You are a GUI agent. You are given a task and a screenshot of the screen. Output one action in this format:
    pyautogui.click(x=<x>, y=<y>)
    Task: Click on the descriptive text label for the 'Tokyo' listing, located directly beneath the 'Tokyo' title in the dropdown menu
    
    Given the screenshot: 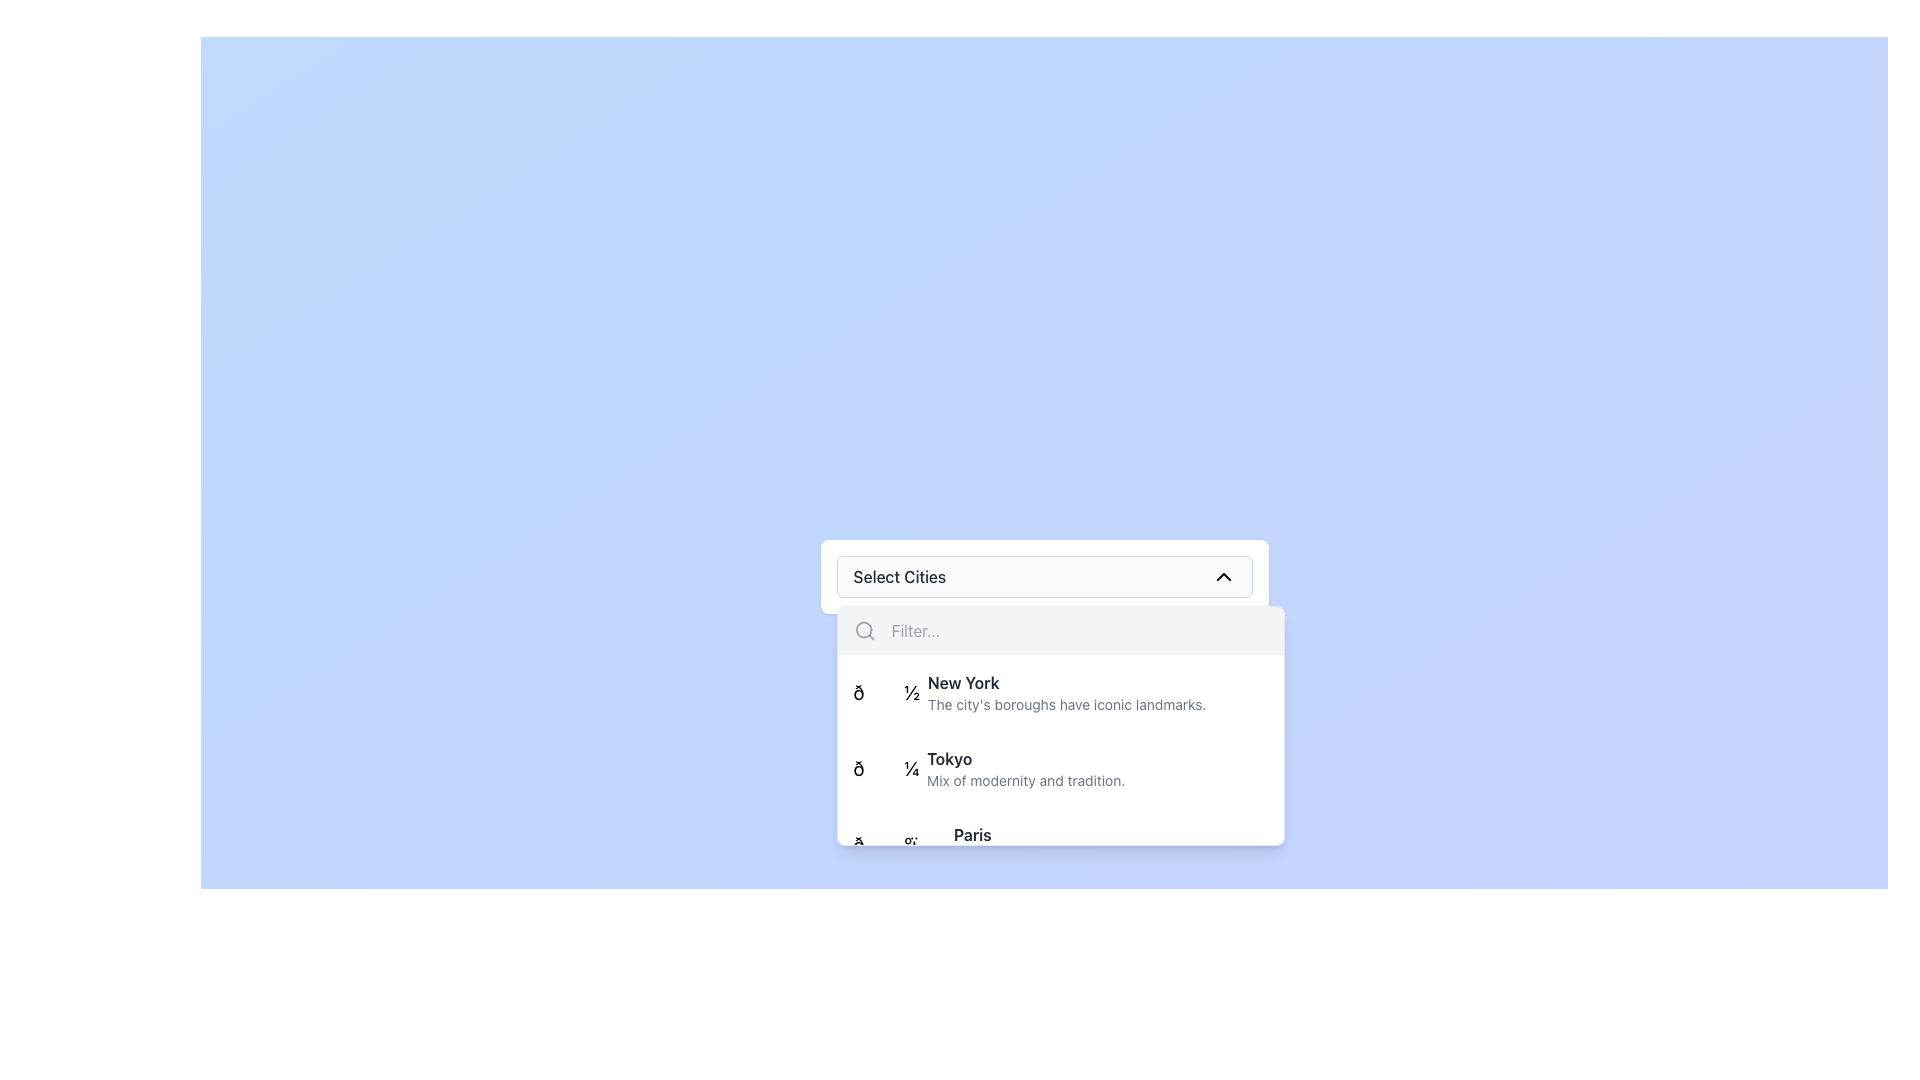 What is the action you would take?
    pyautogui.click(x=1026, y=779)
    